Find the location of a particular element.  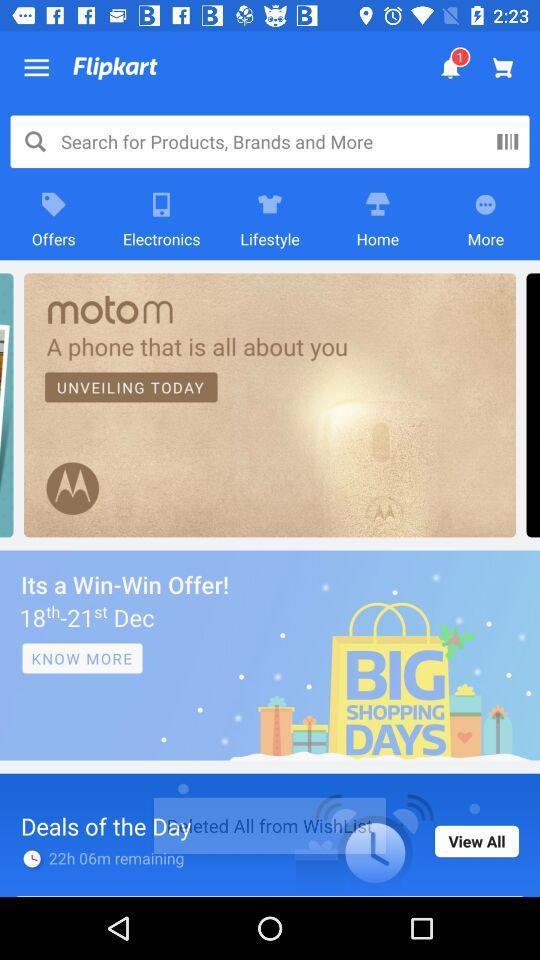

icon to the right of deals of the icon is located at coordinates (475, 840).